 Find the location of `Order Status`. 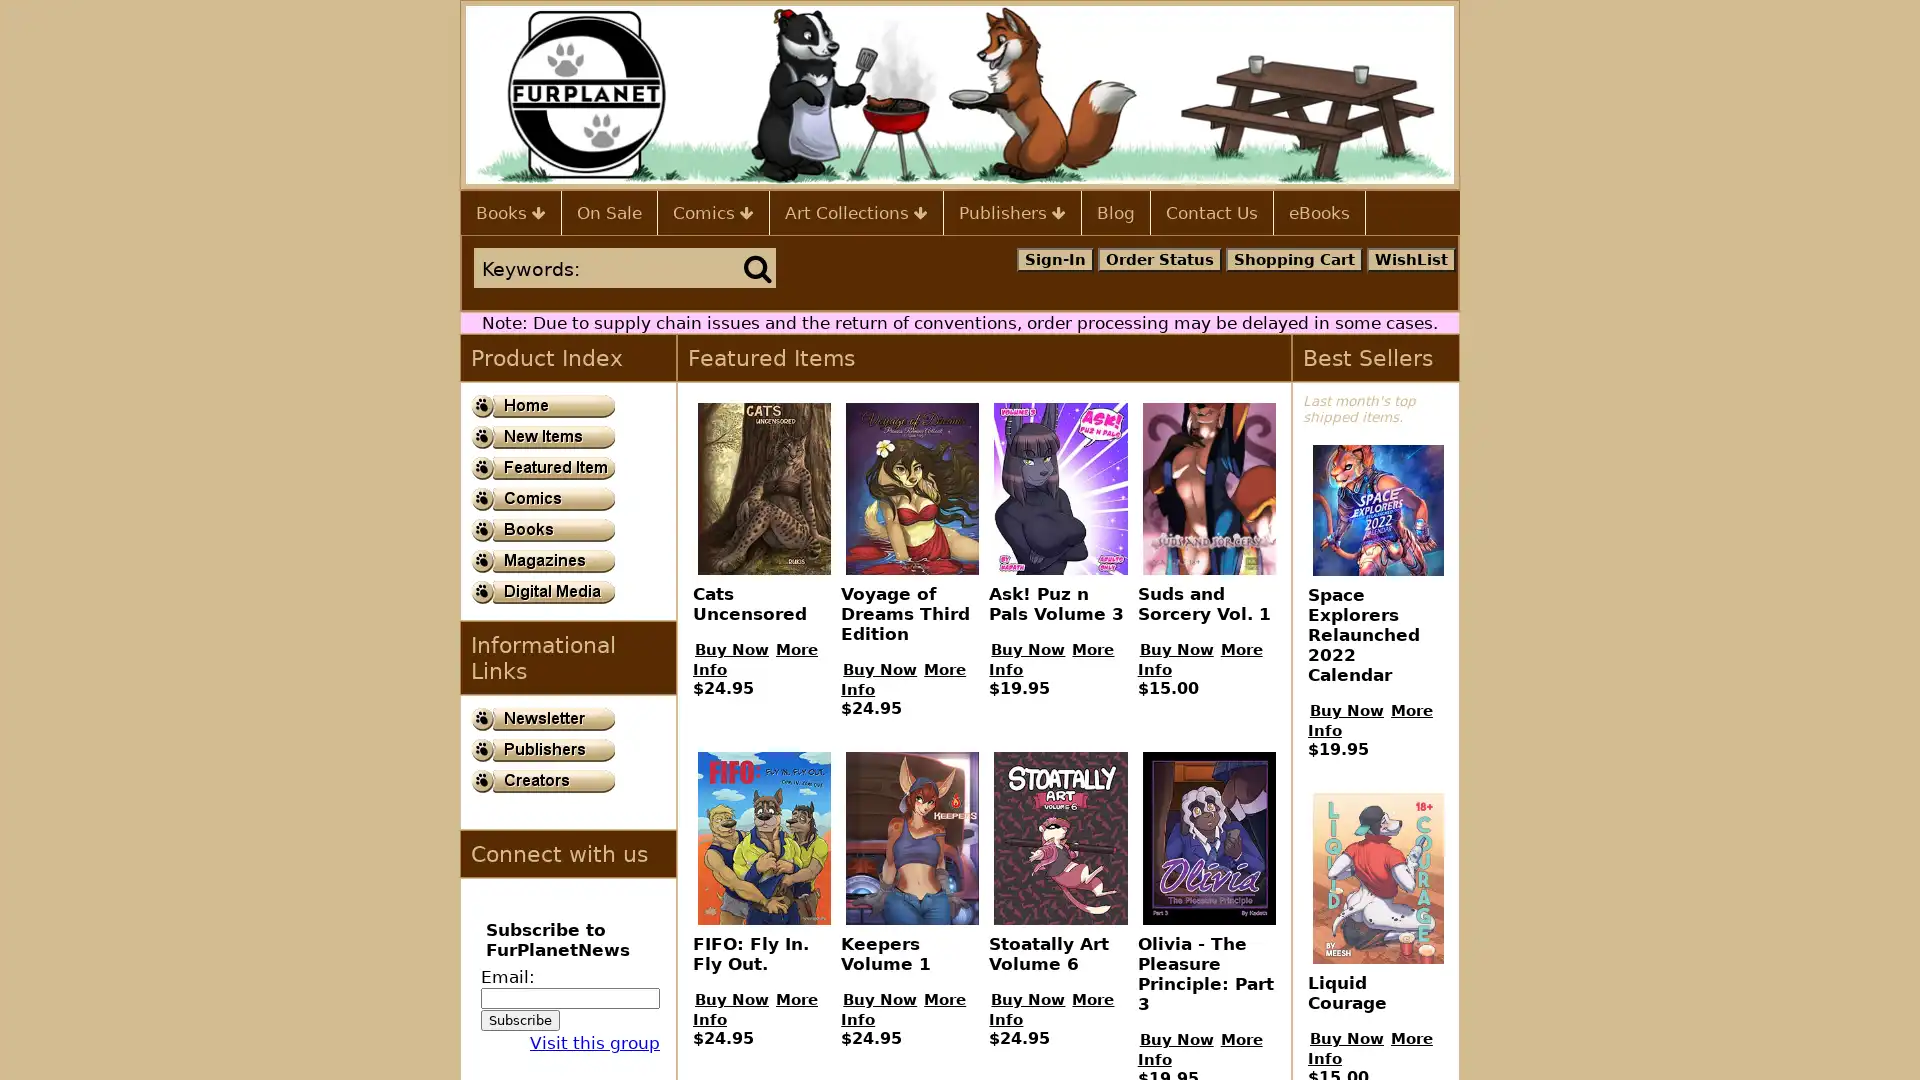

Order Status is located at coordinates (1160, 257).